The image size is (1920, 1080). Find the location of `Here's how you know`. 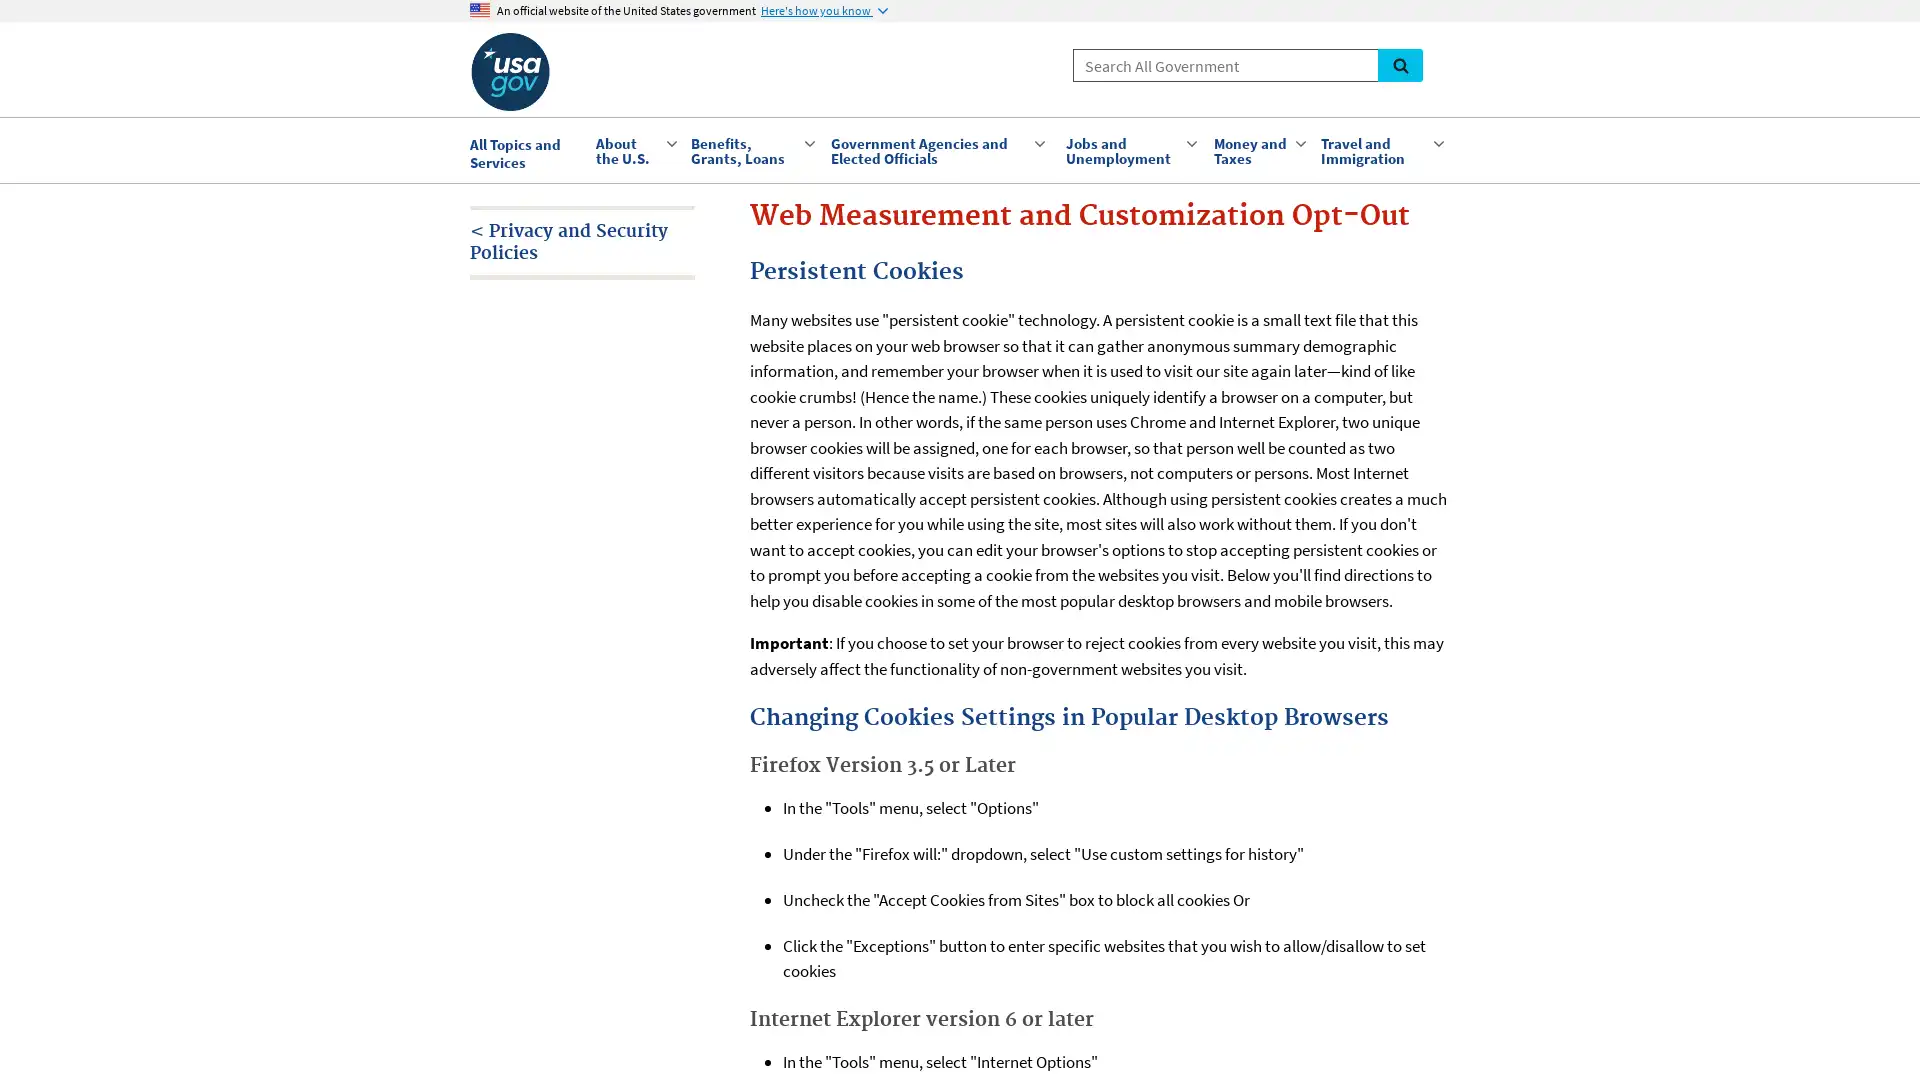

Here's how you know is located at coordinates (824, 11).